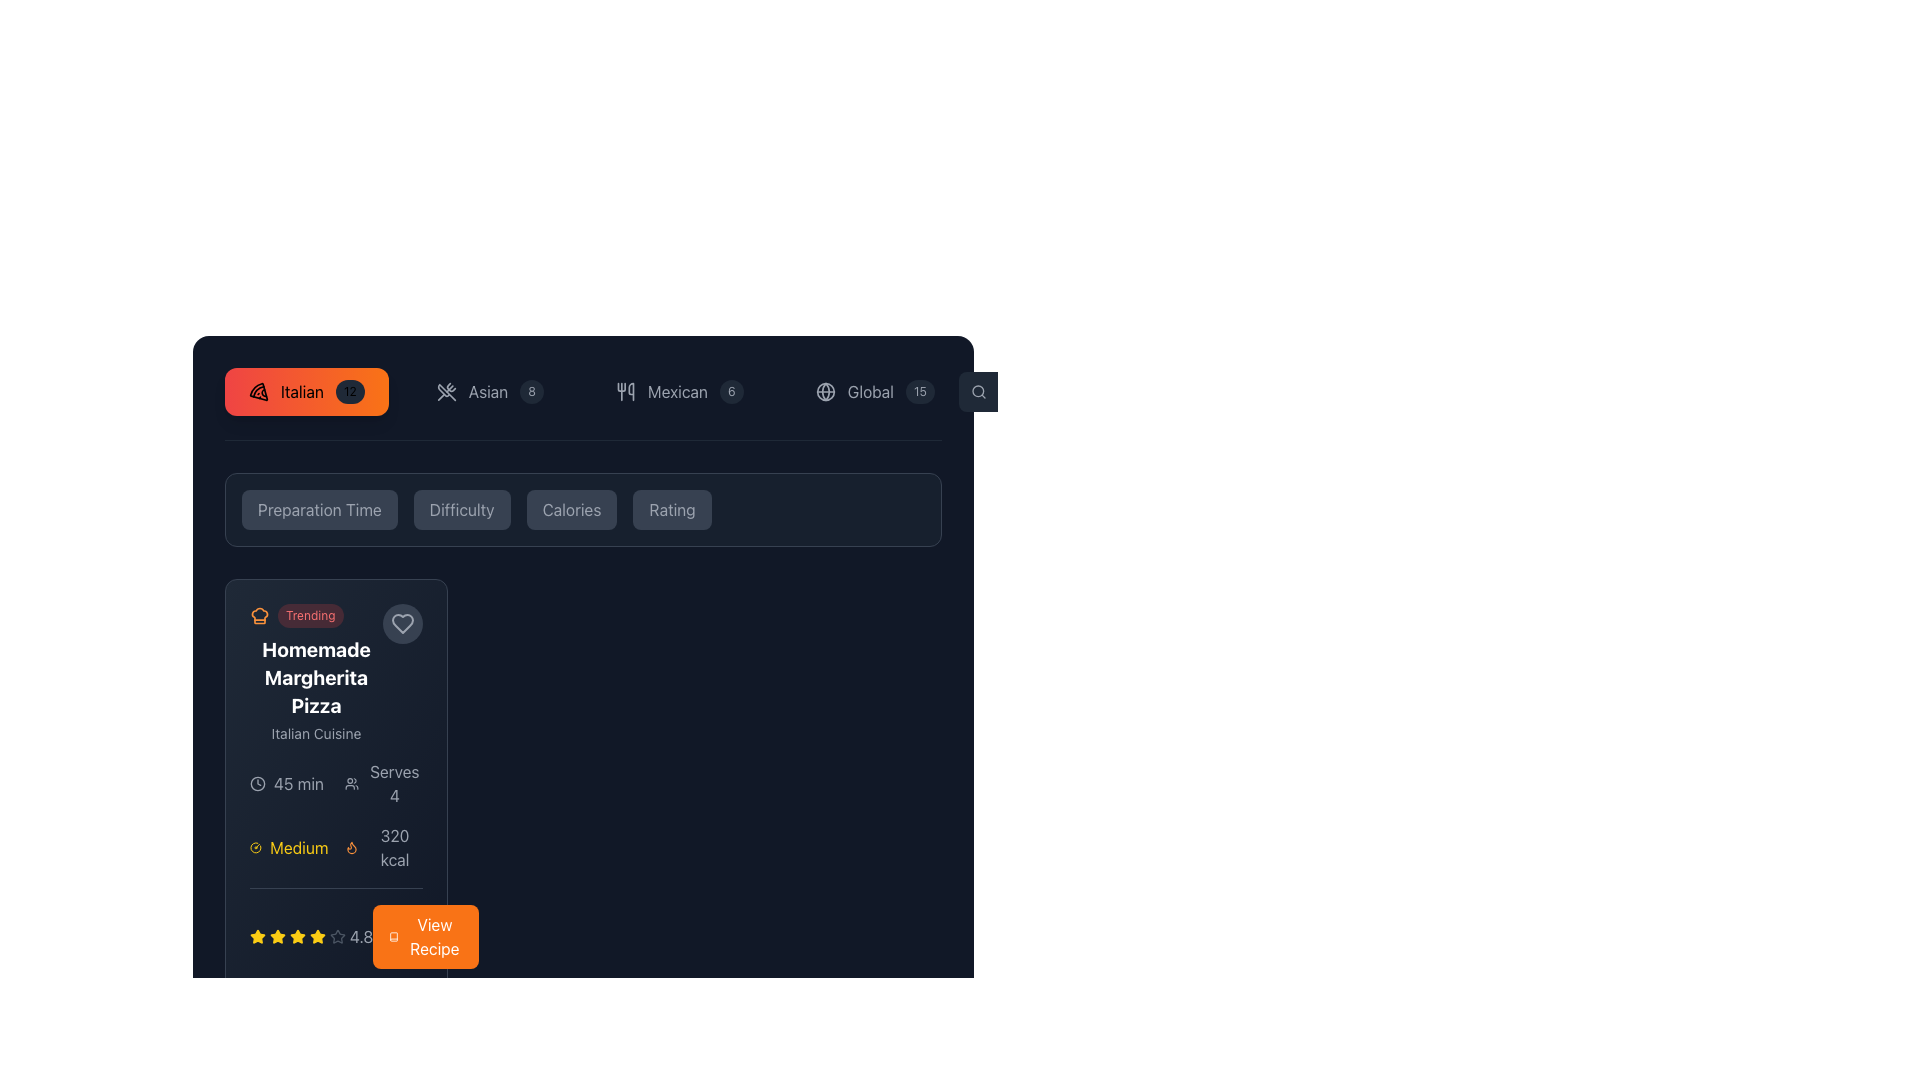 The height and width of the screenshot is (1080, 1920). Describe the element at coordinates (277, 937) in the screenshot. I see `the third star icon in the five-star rating system located below the recipe card, next to the rating value of '4.8'` at that location.